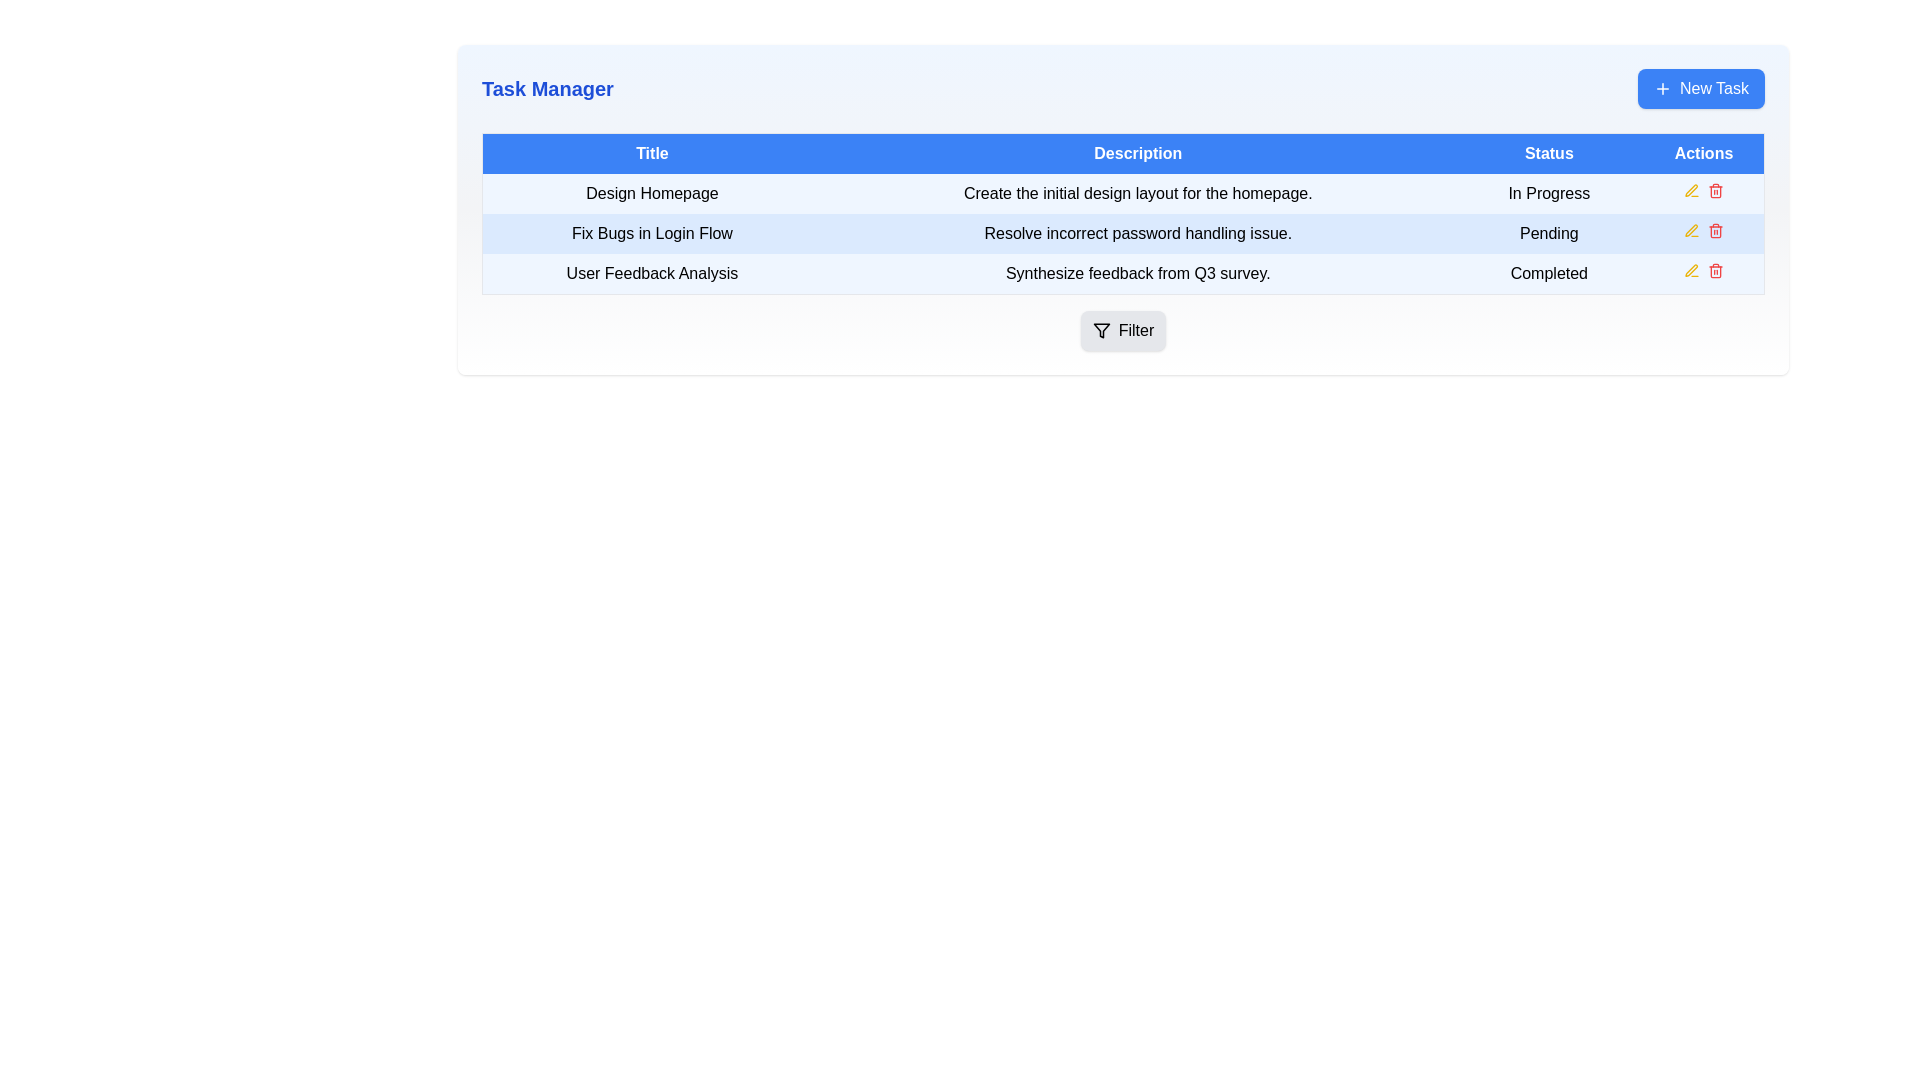  What do you see at coordinates (1138, 152) in the screenshot?
I see `the blue-colored label with white text that displays 'Description', which is the second header in a row of four headers in the table layout` at bounding box center [1138, 152].